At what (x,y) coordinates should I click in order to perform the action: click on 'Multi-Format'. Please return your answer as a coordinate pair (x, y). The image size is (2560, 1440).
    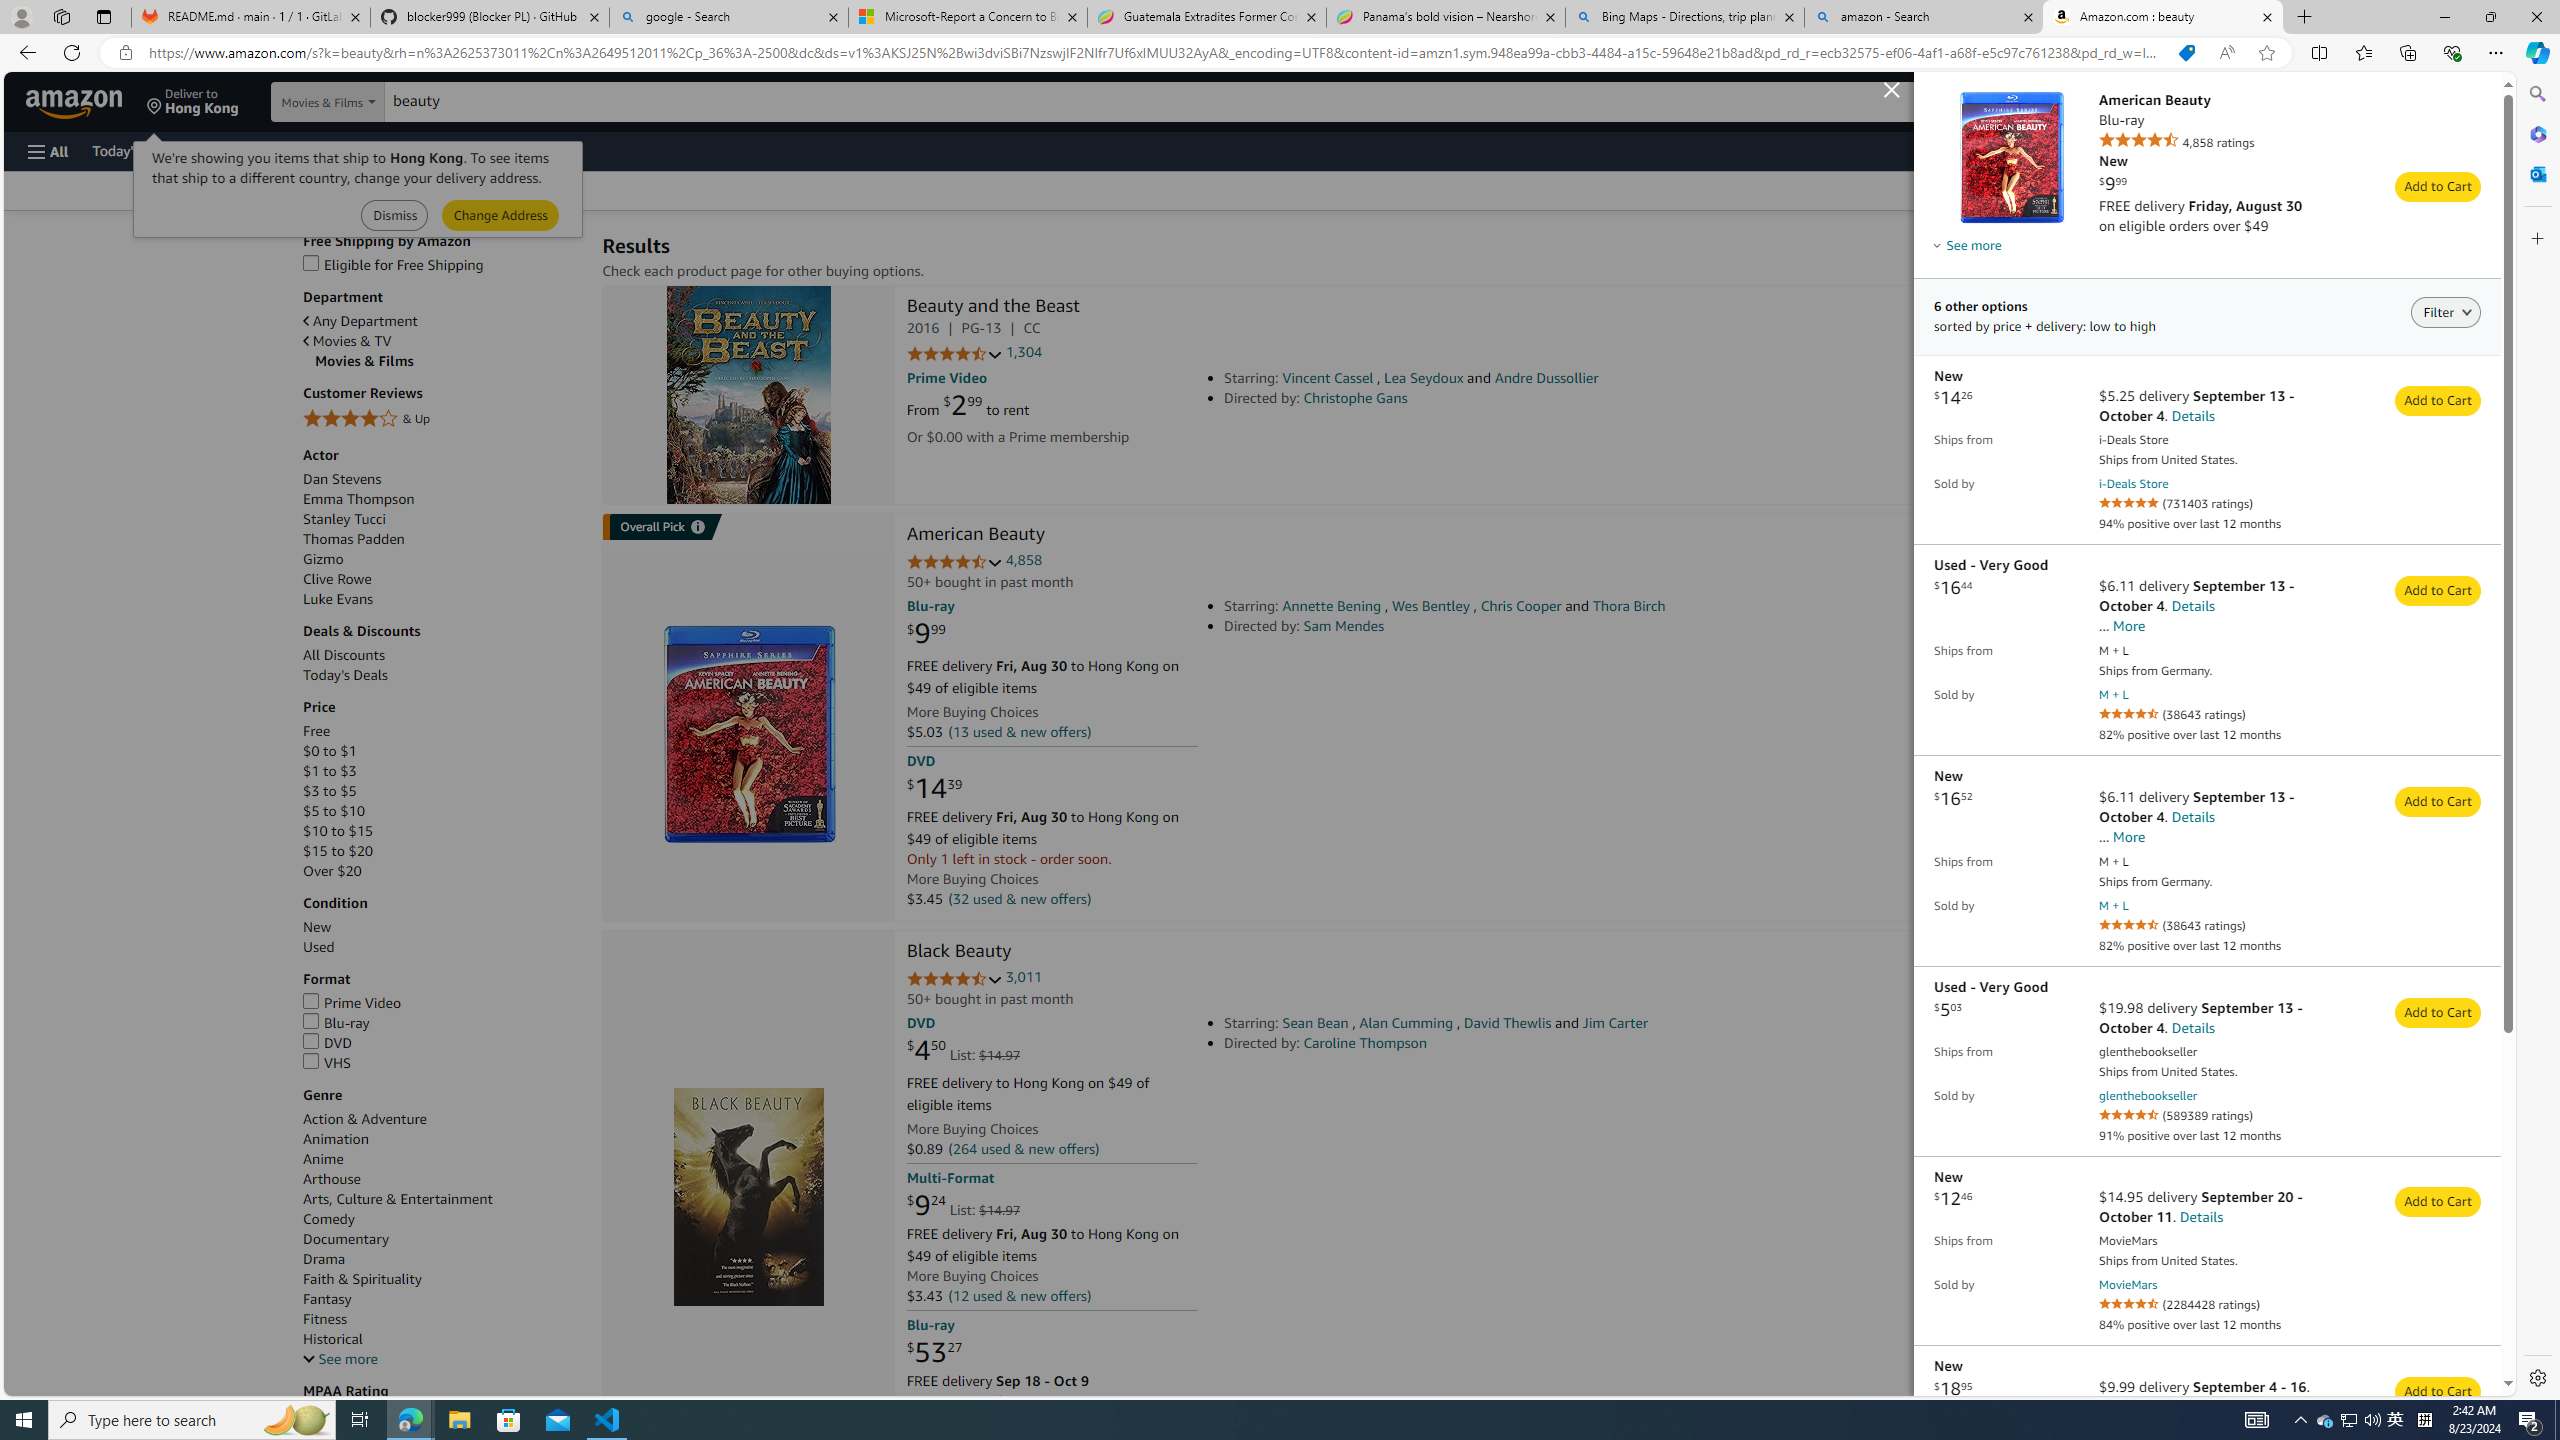
    Looking at the image, I should click on (950, 1177).